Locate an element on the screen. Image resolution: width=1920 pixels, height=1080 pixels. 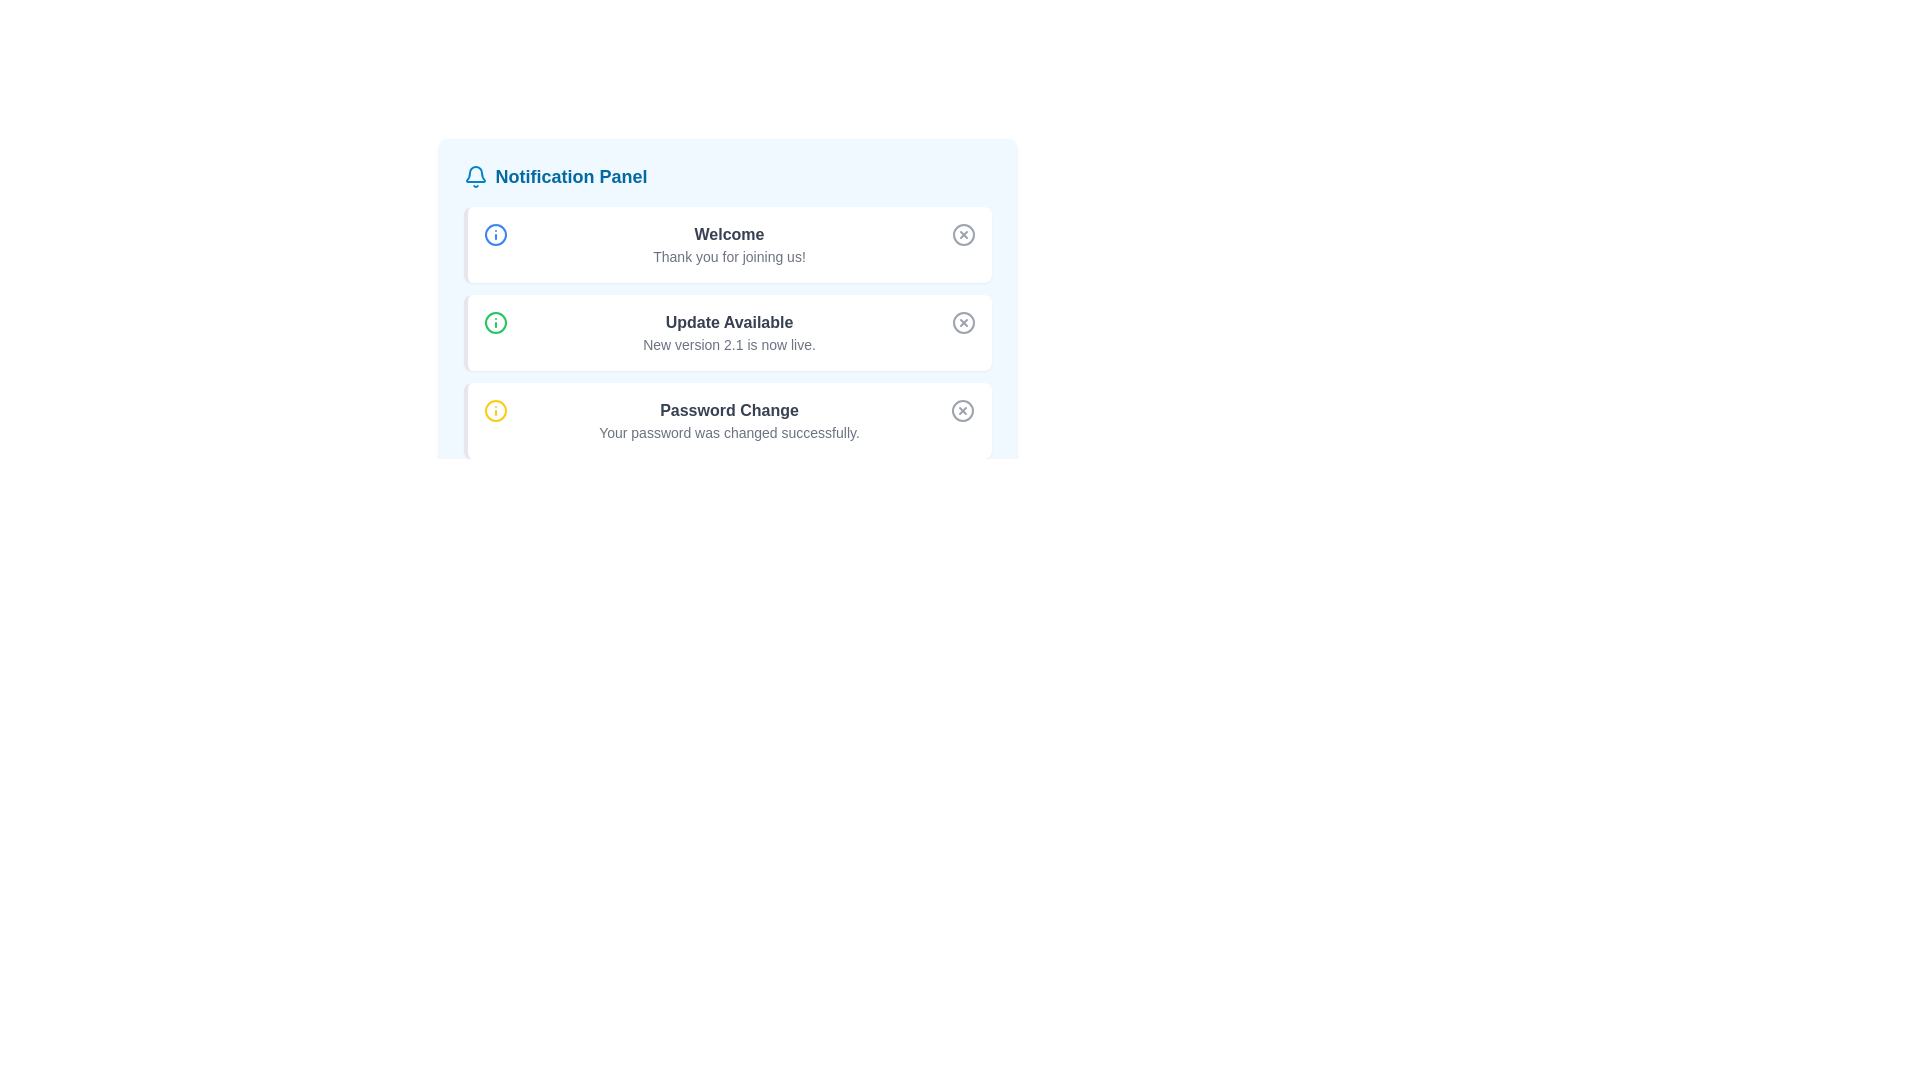
the alert box styled with a white background and a green border that displays 'Update Available' to interact with it is located at coordinates (726, 331).